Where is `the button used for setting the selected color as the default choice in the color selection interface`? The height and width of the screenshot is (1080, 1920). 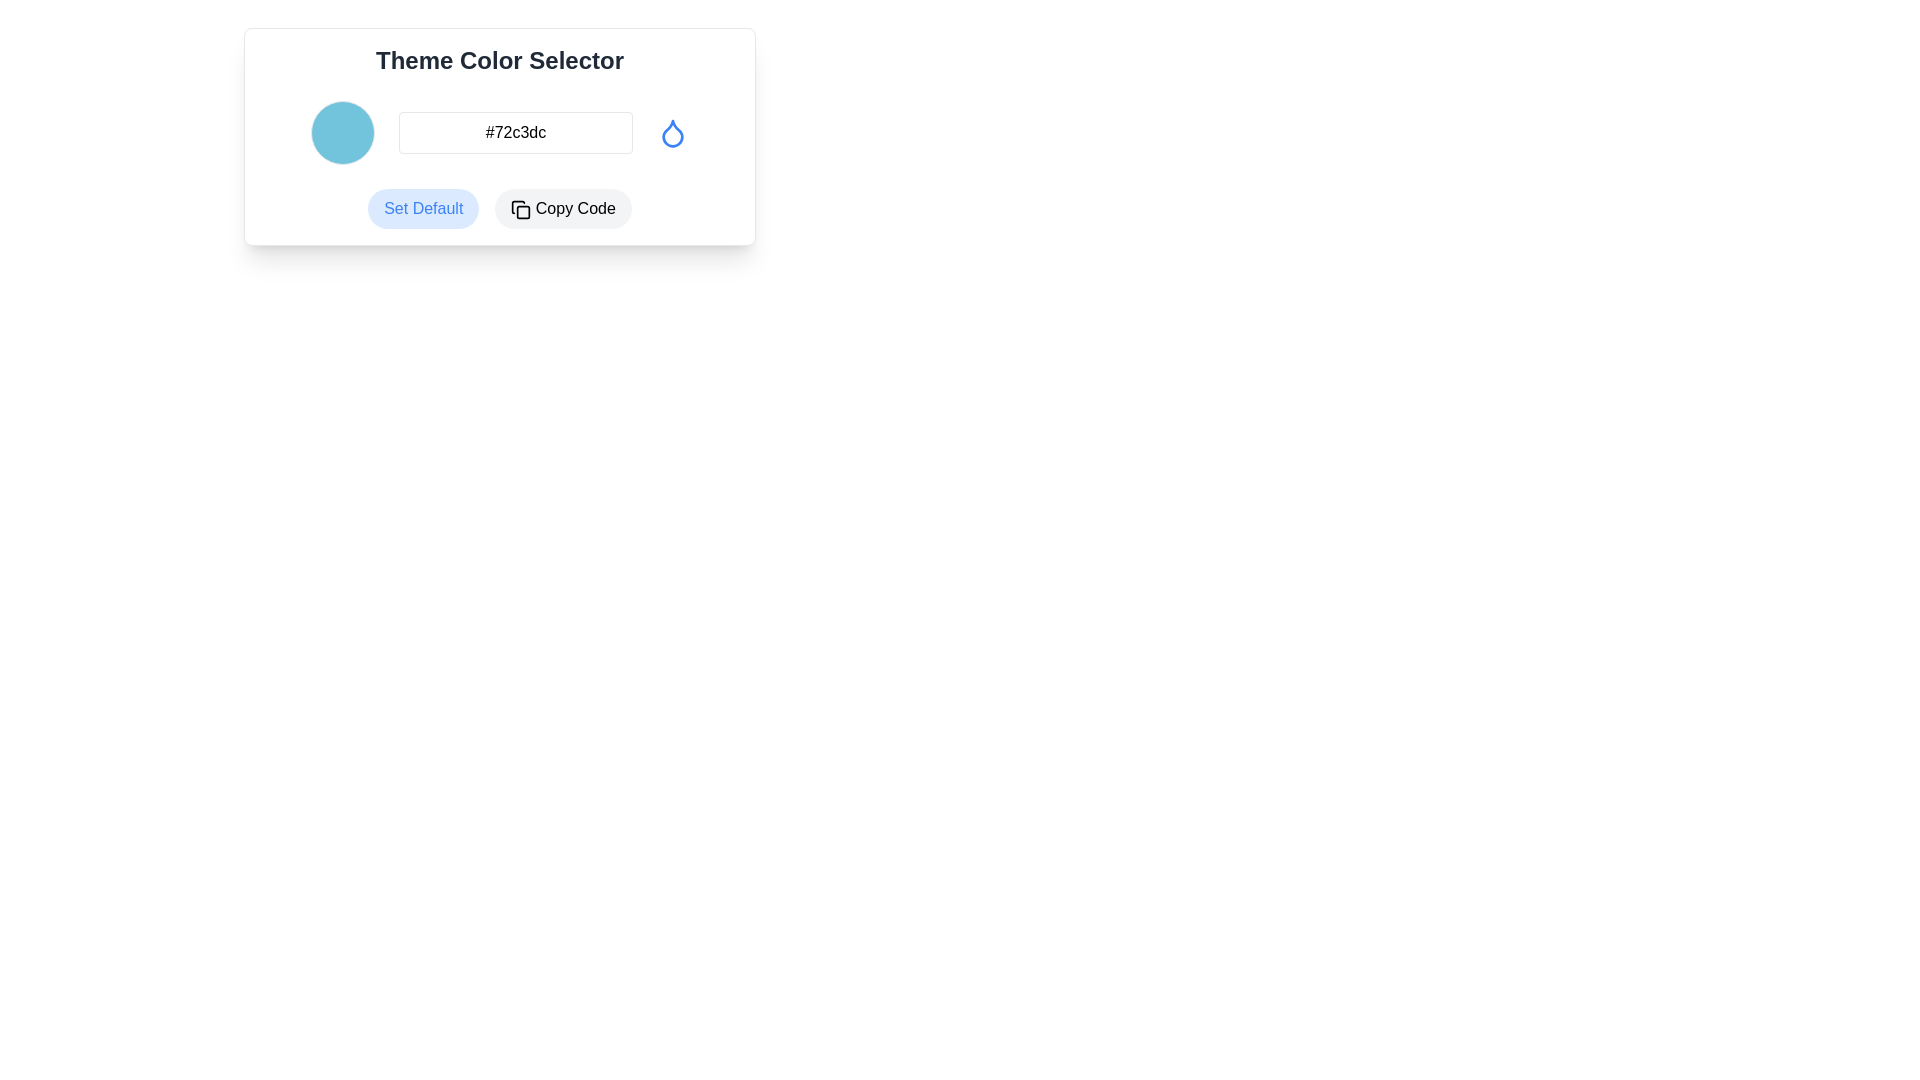 the button used for setting the selected color as the default choice in the color selection interface is located at coordinates (422, 208).